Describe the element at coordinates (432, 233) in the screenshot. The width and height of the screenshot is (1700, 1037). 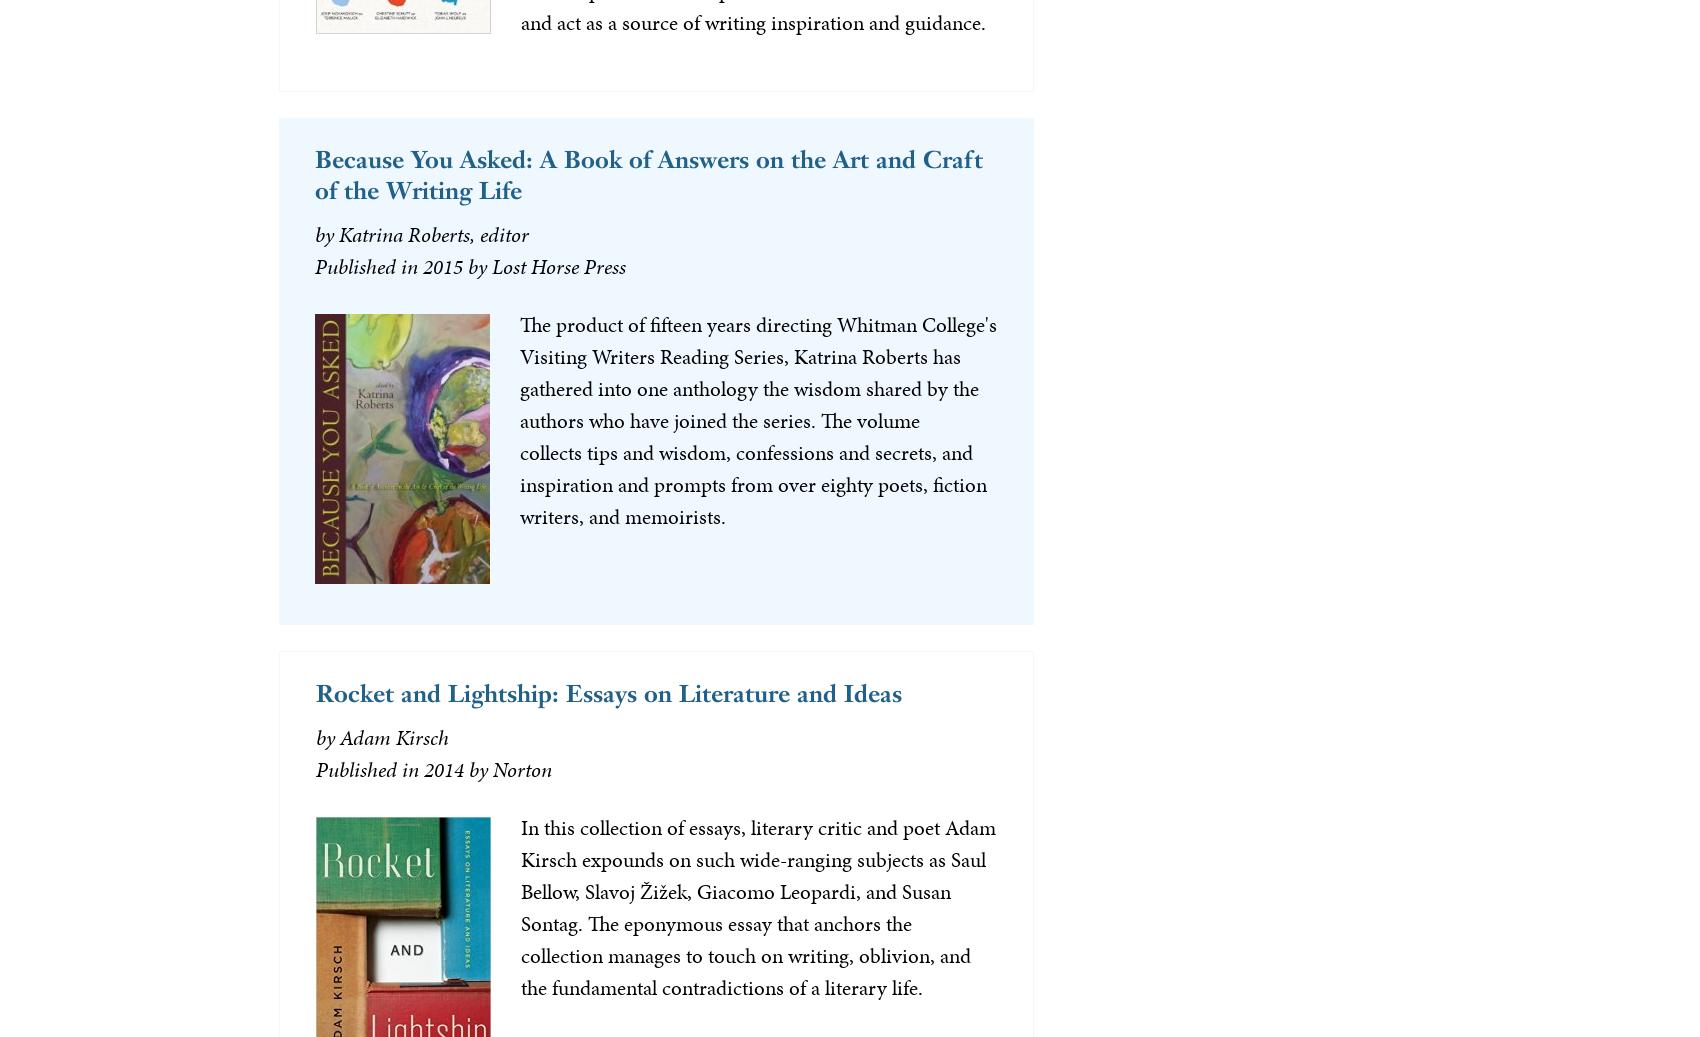
I see `'Katrina Roberts, editor'` at that location.